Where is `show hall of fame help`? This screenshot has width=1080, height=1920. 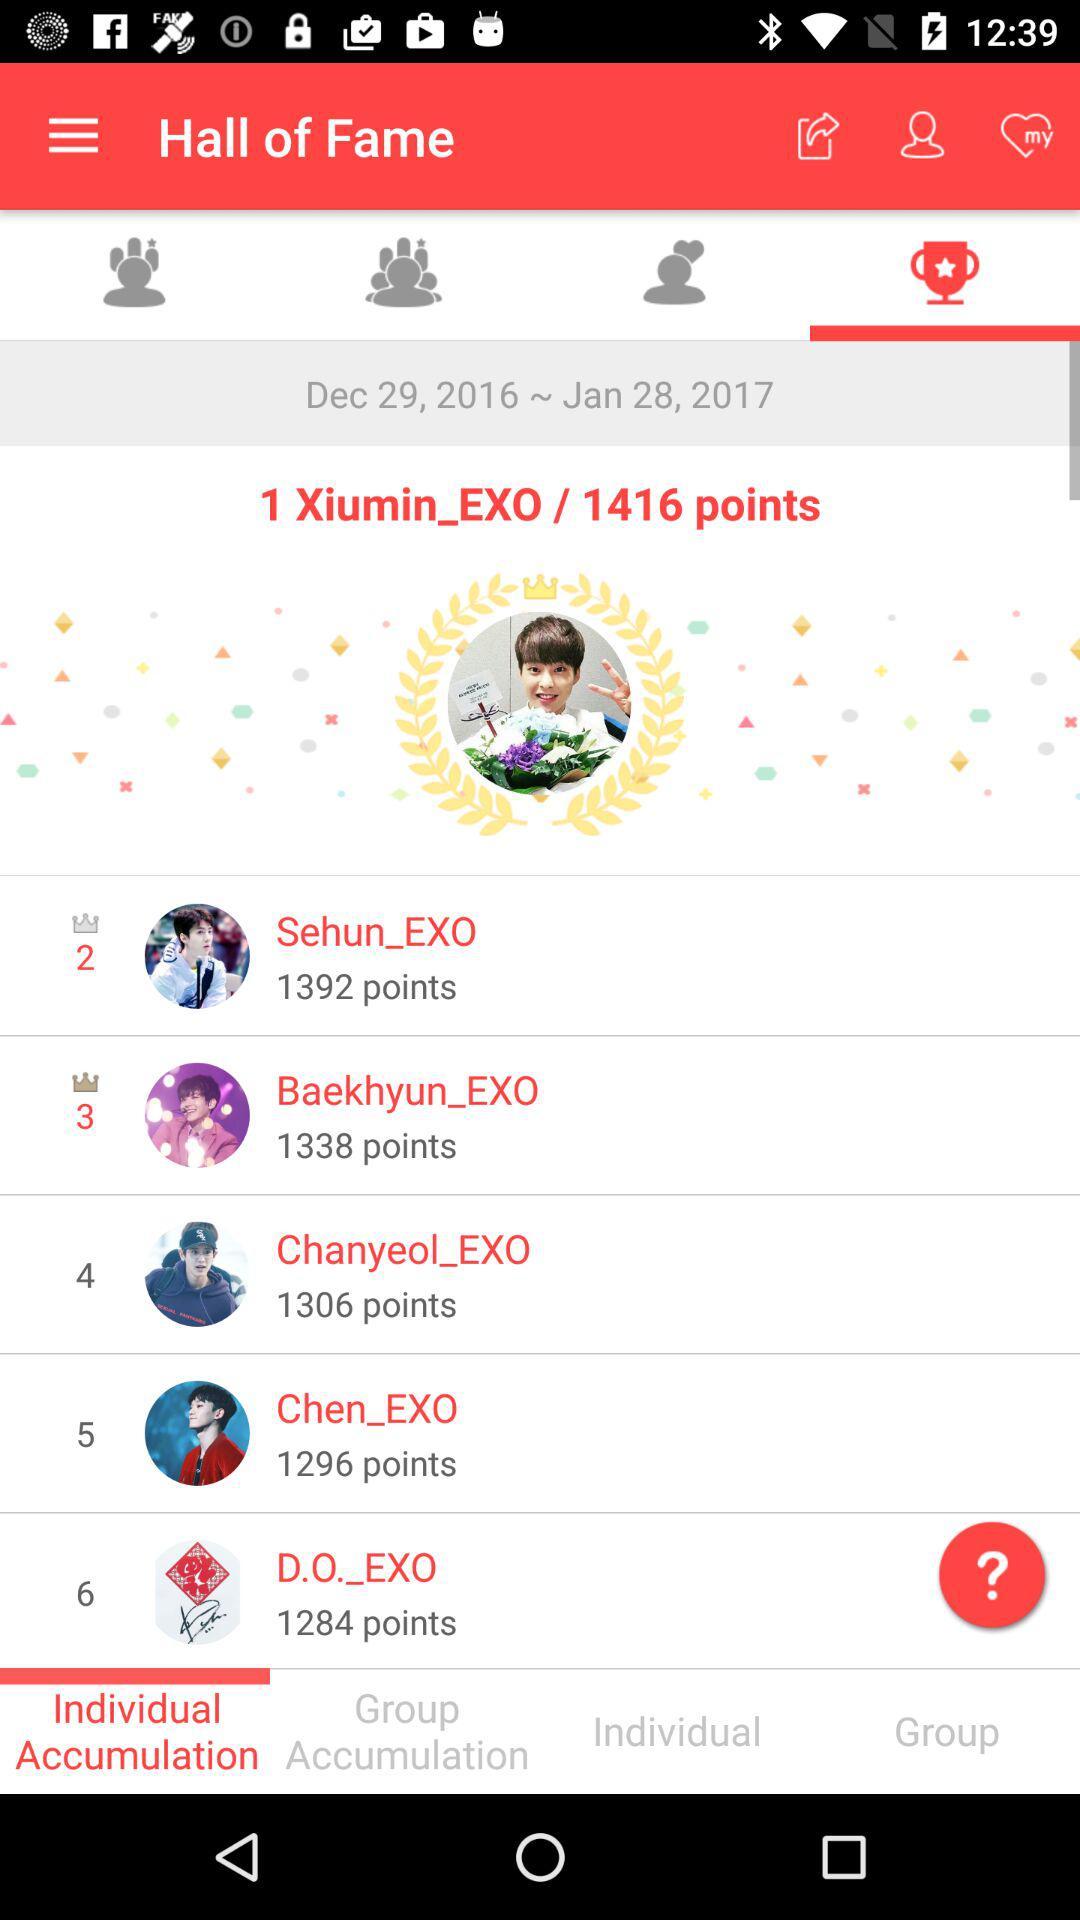 show hall of fame help is located at coordinates (987, 1569).